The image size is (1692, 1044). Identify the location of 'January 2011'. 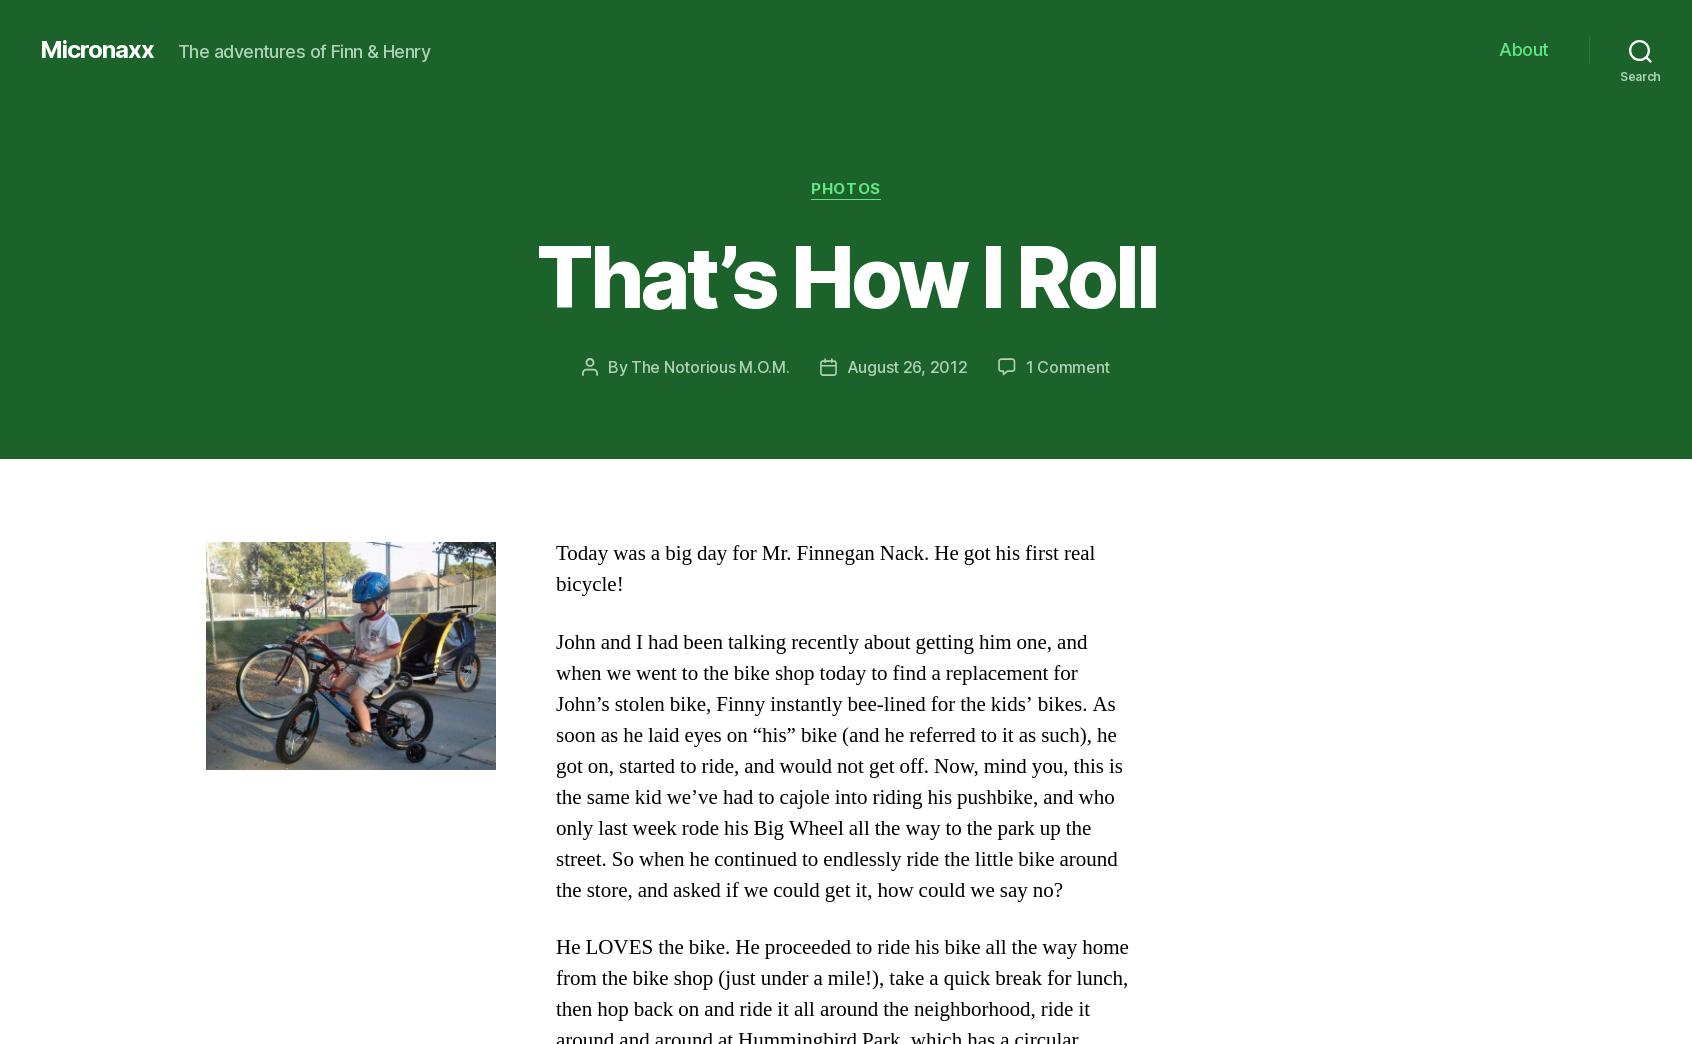
(311, 706).